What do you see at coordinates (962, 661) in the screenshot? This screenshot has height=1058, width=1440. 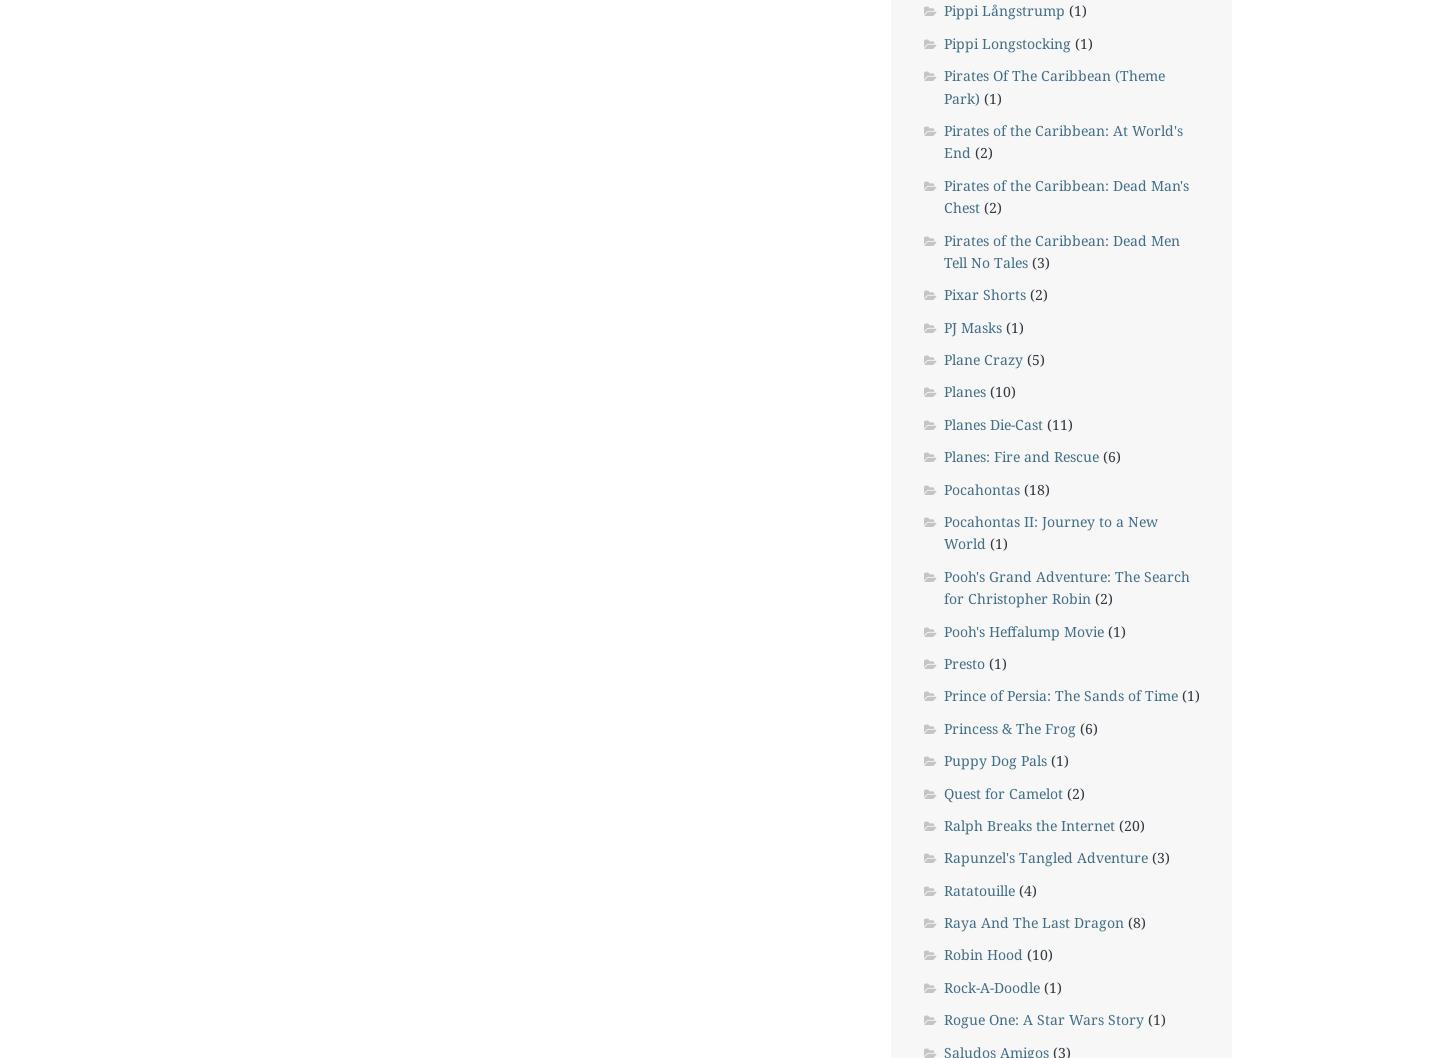 I see `'Presto'` at bounding box center [962, 661].